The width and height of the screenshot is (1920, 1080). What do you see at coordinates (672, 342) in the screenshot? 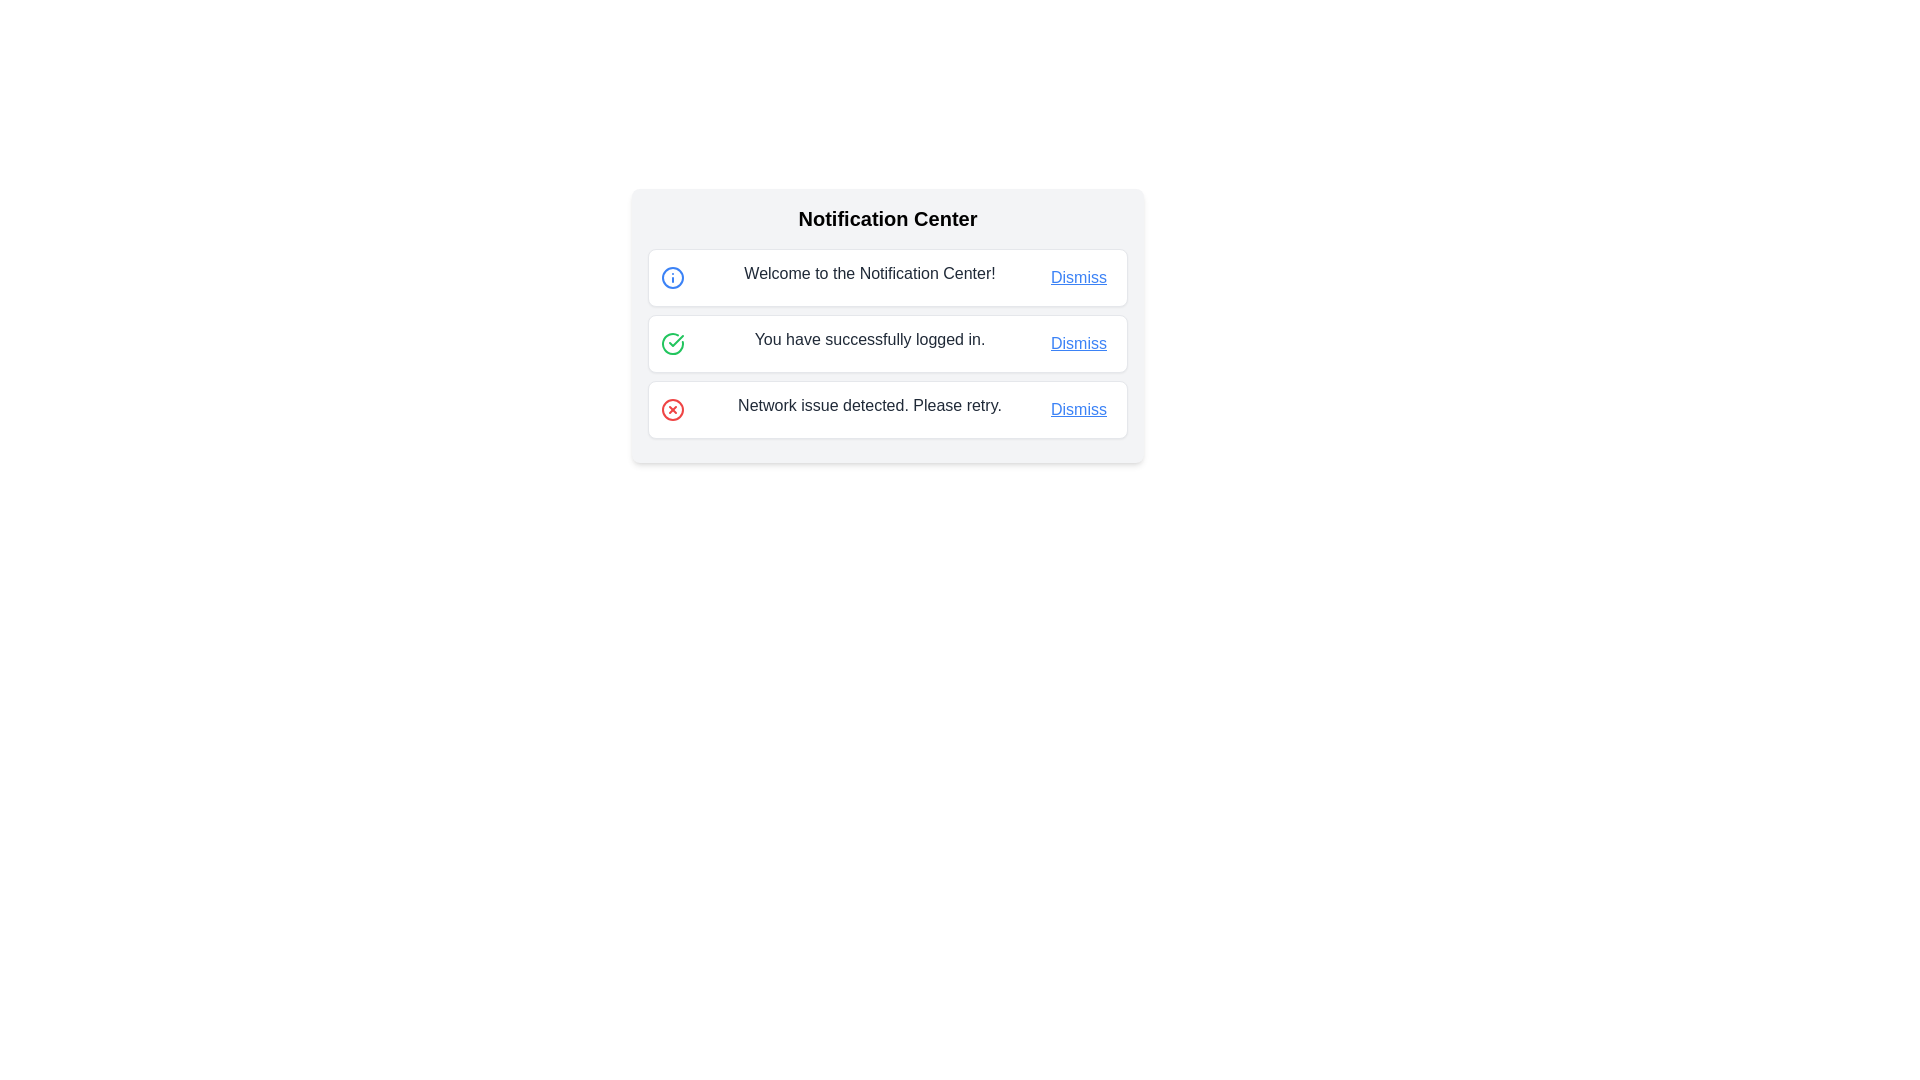
I see `the visual indicator icon that confirms successful login status, located in the second notification row of the notification center, aligned to the left of the text 'You have successfully logged in.'` at bounding box center [672, 342].